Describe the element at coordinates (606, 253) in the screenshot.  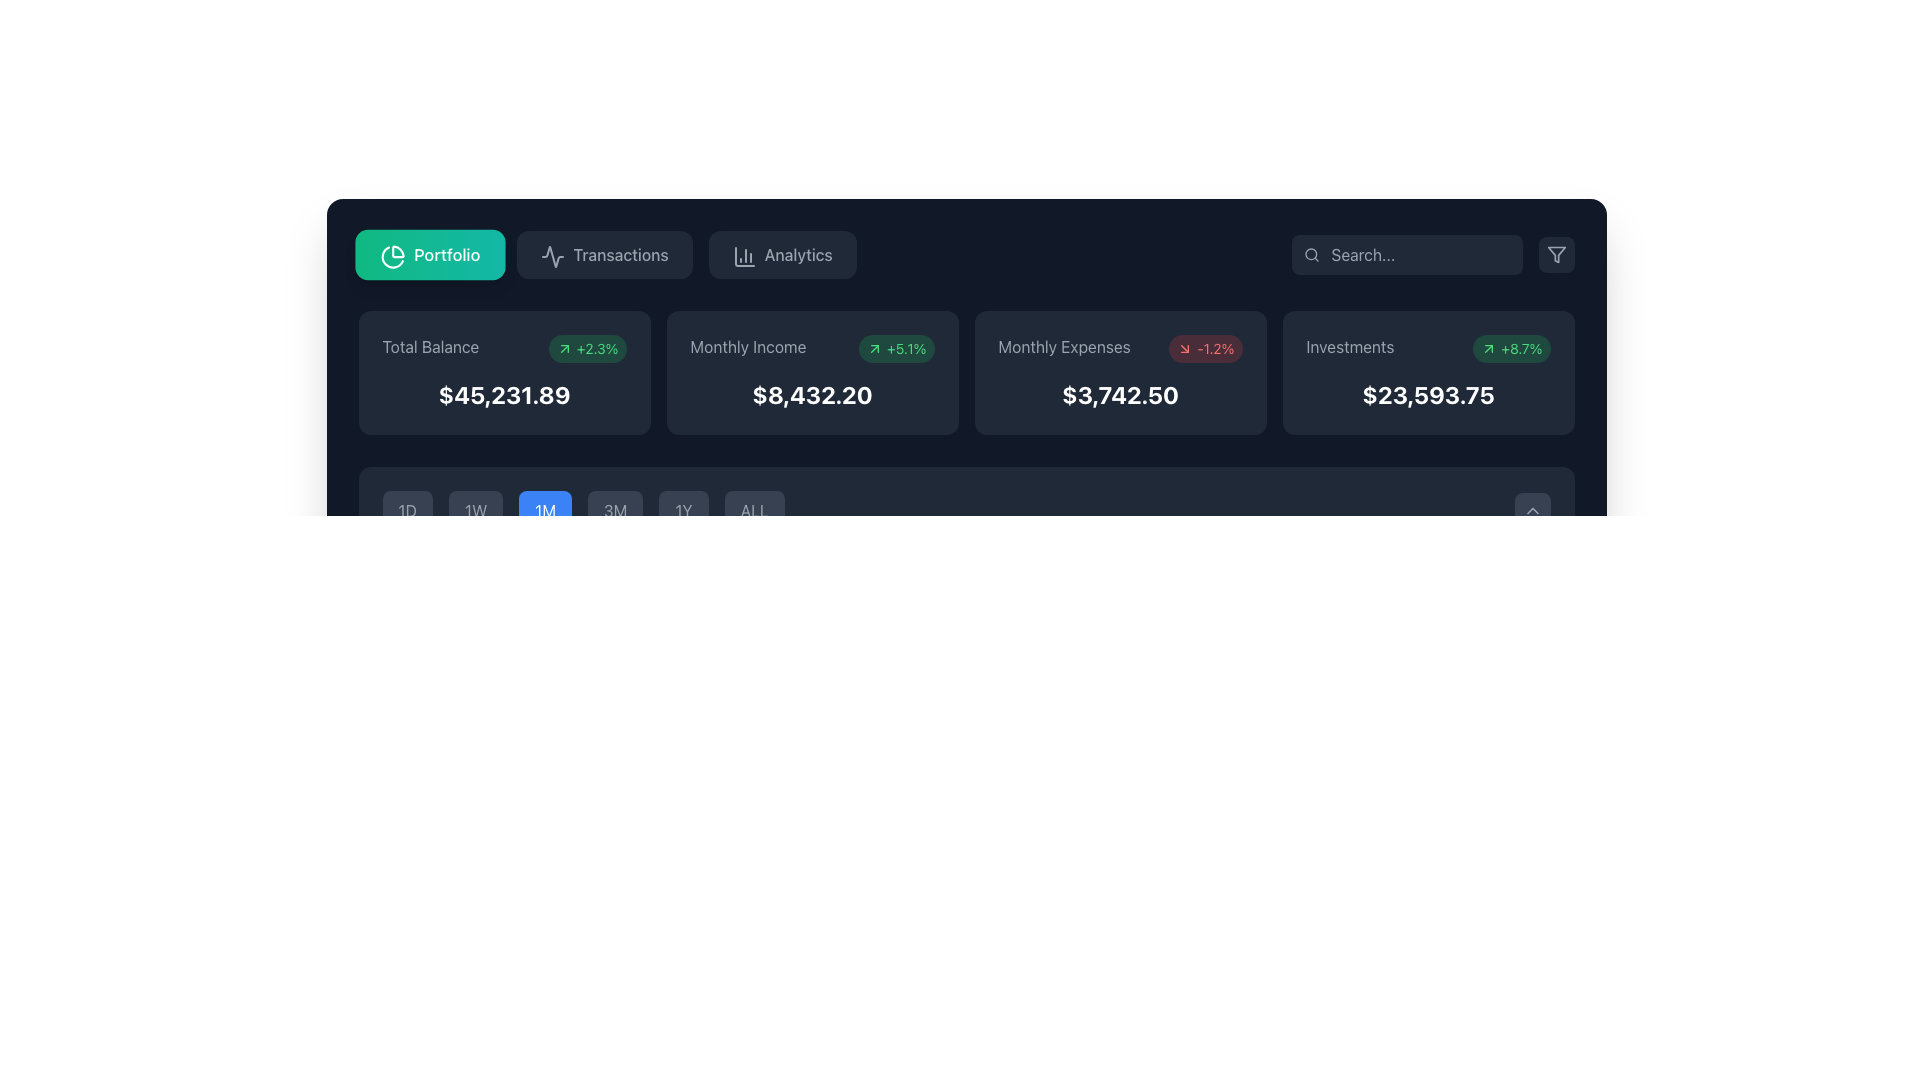
I see `the 'Portfolio' section of the dark-themed navigation menu` at that location.